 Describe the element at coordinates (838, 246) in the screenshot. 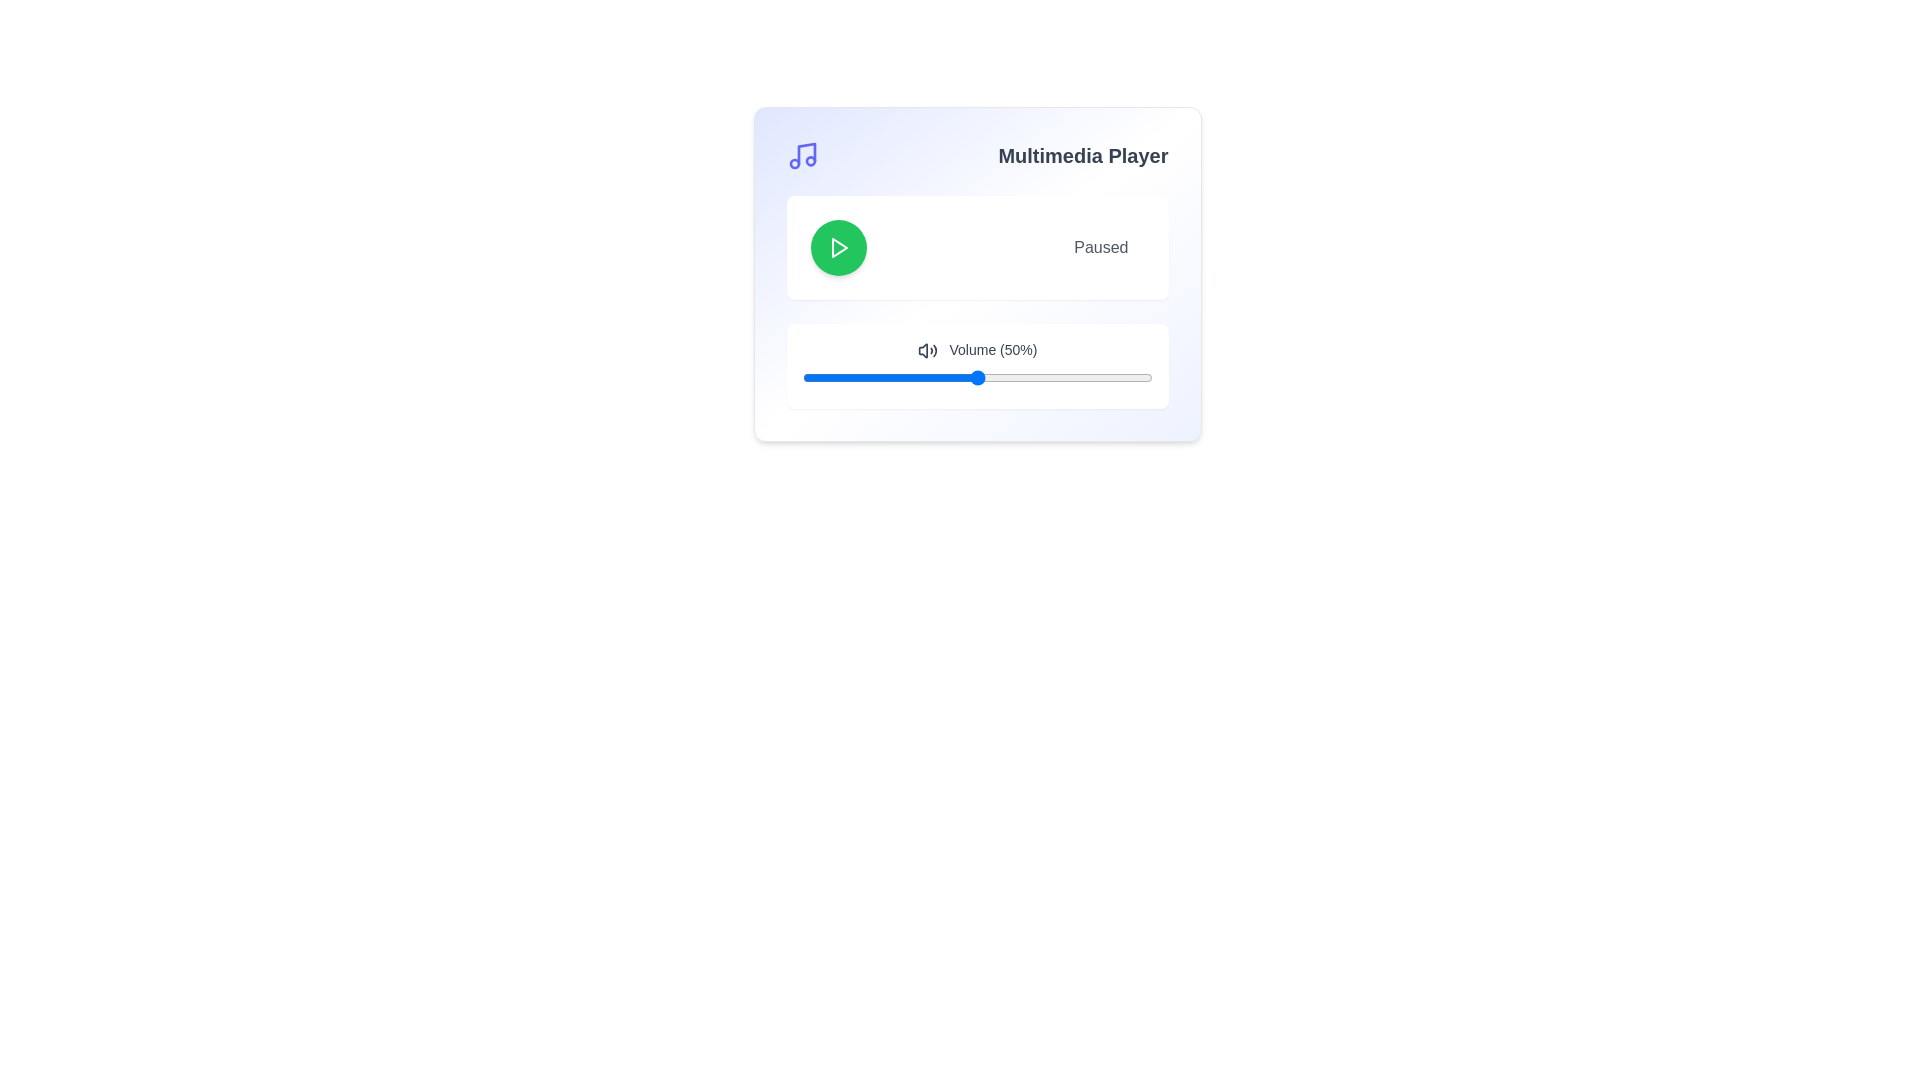

I see `the play icon located in the upper-left section of the multimedia player UI panel, which is centered within a green circular button` at that location.